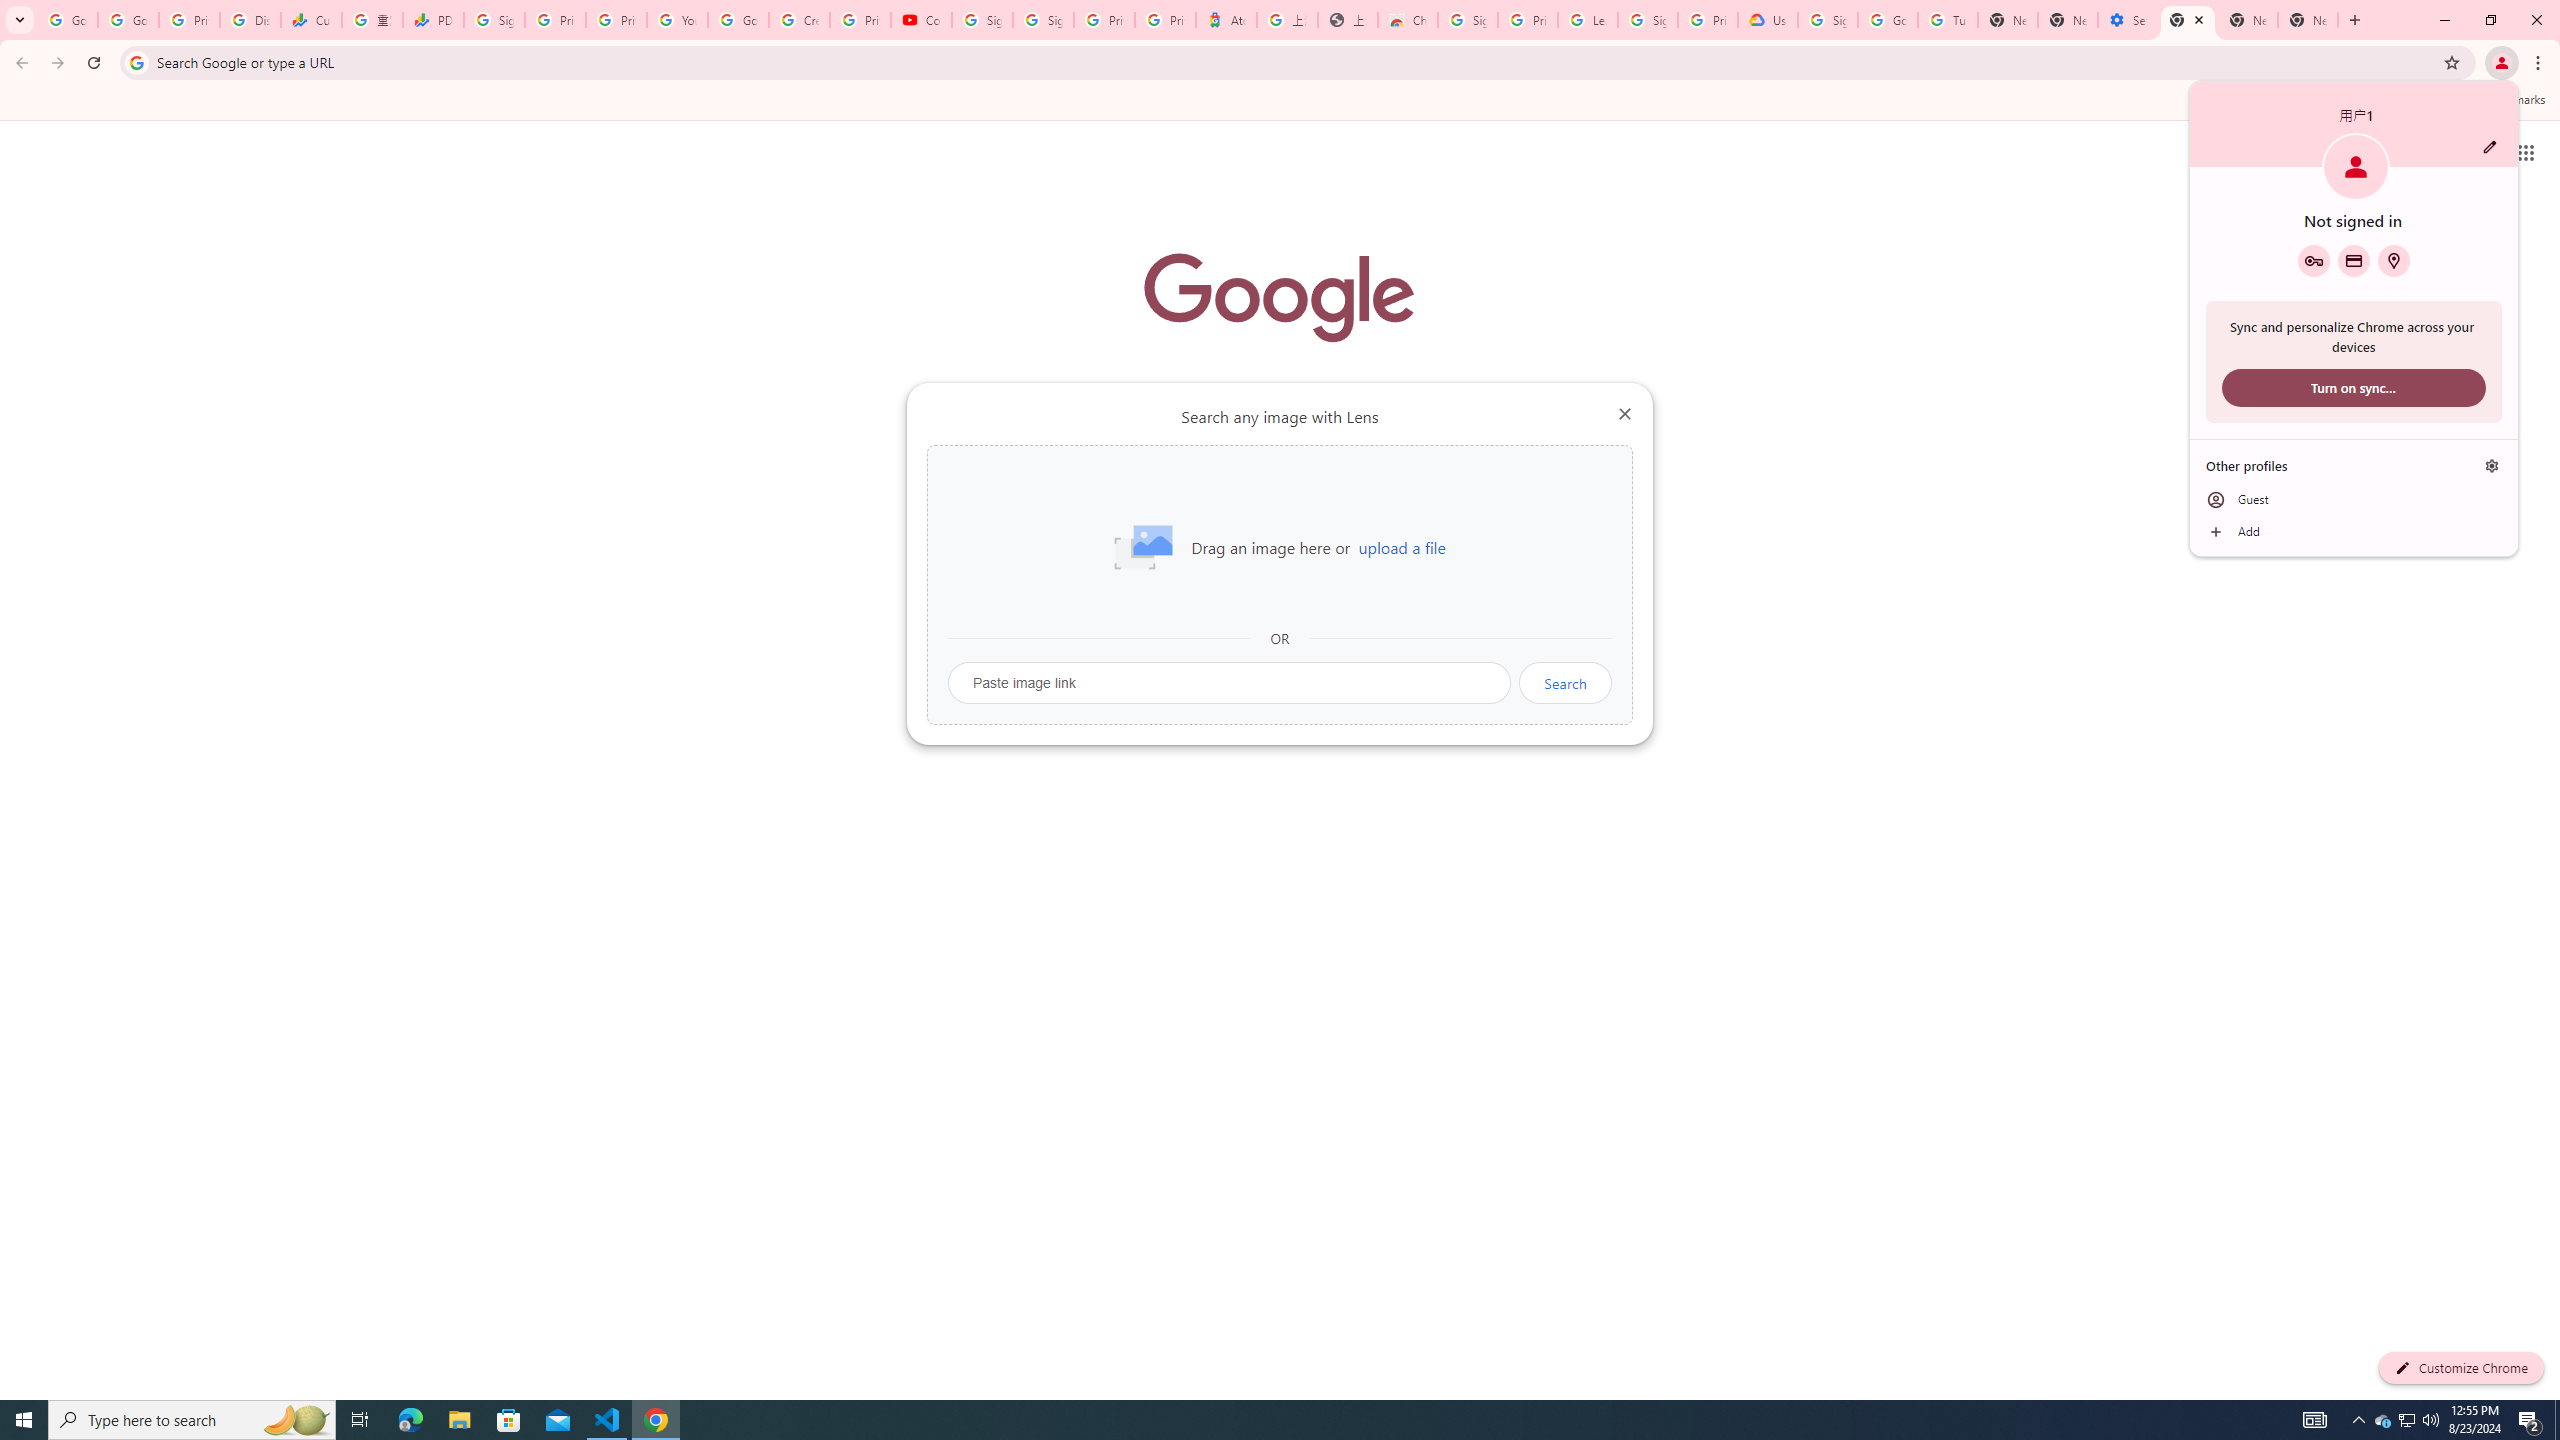 The width and height of the screenshot is (2560, 1440). I want to click on 'Q2790: 100%', so click(2429, 1418).